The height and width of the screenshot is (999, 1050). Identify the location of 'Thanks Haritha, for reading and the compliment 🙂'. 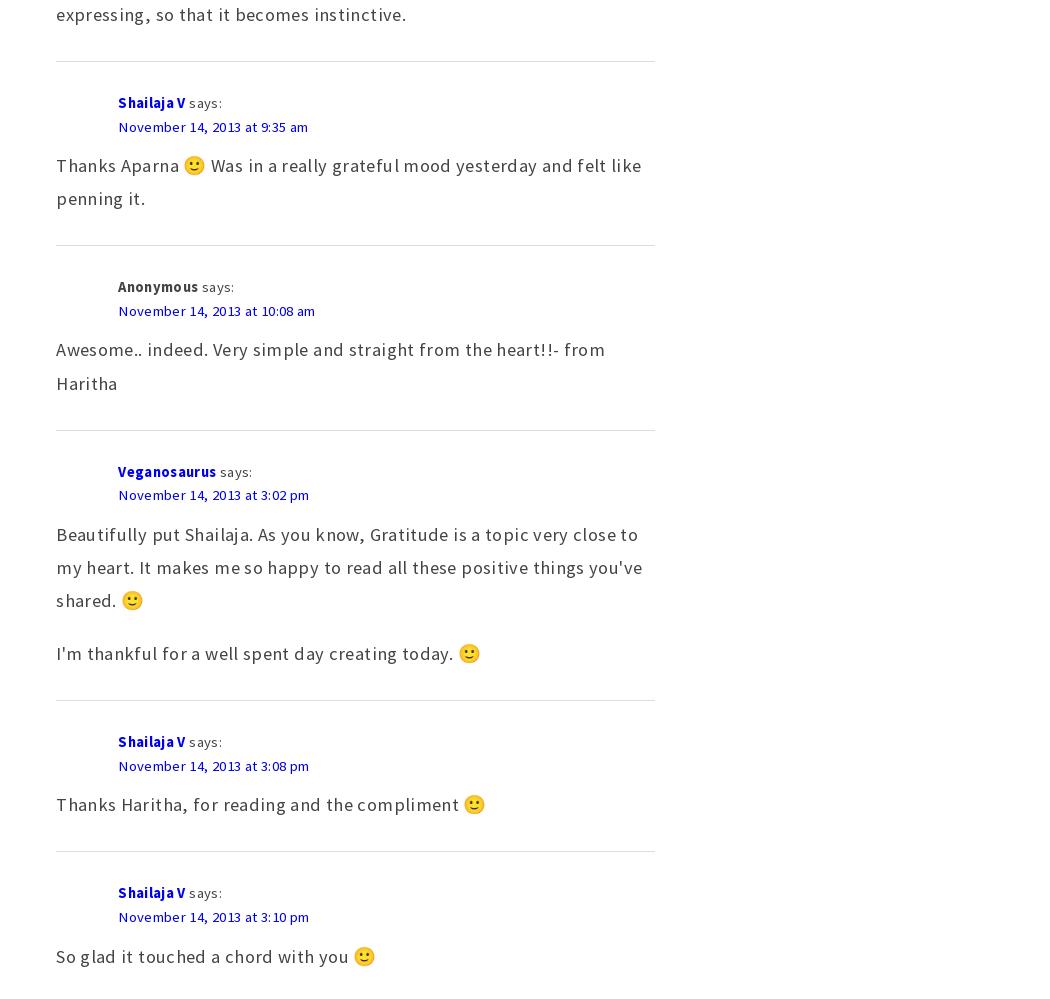
(54, 804).